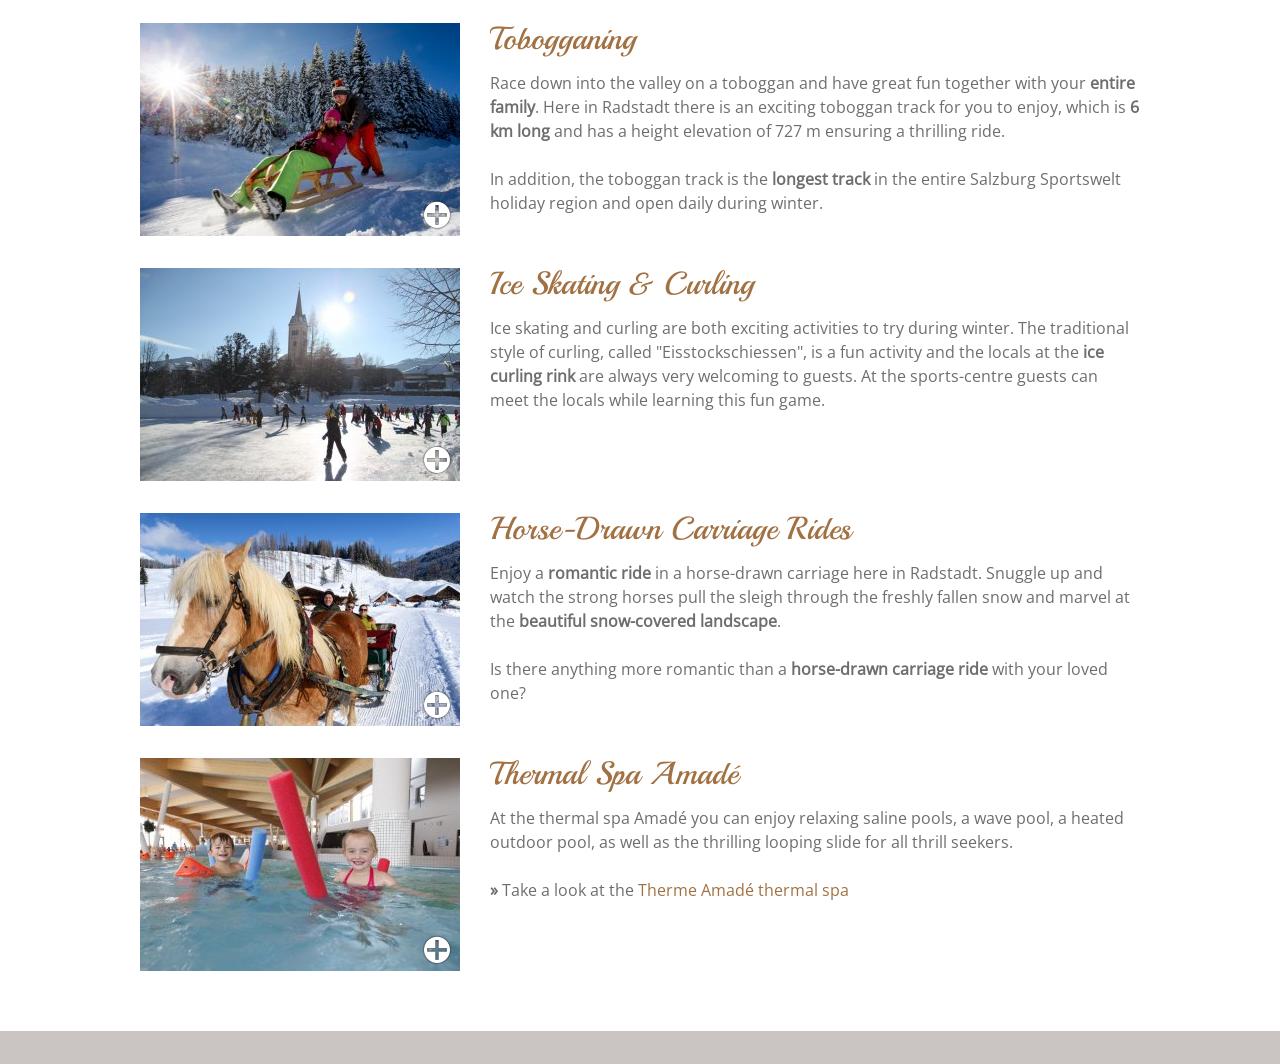  Describe the element at coordinates (620, 285) in the screenshot. I see `'Ice Skating & Curling'` at that location.